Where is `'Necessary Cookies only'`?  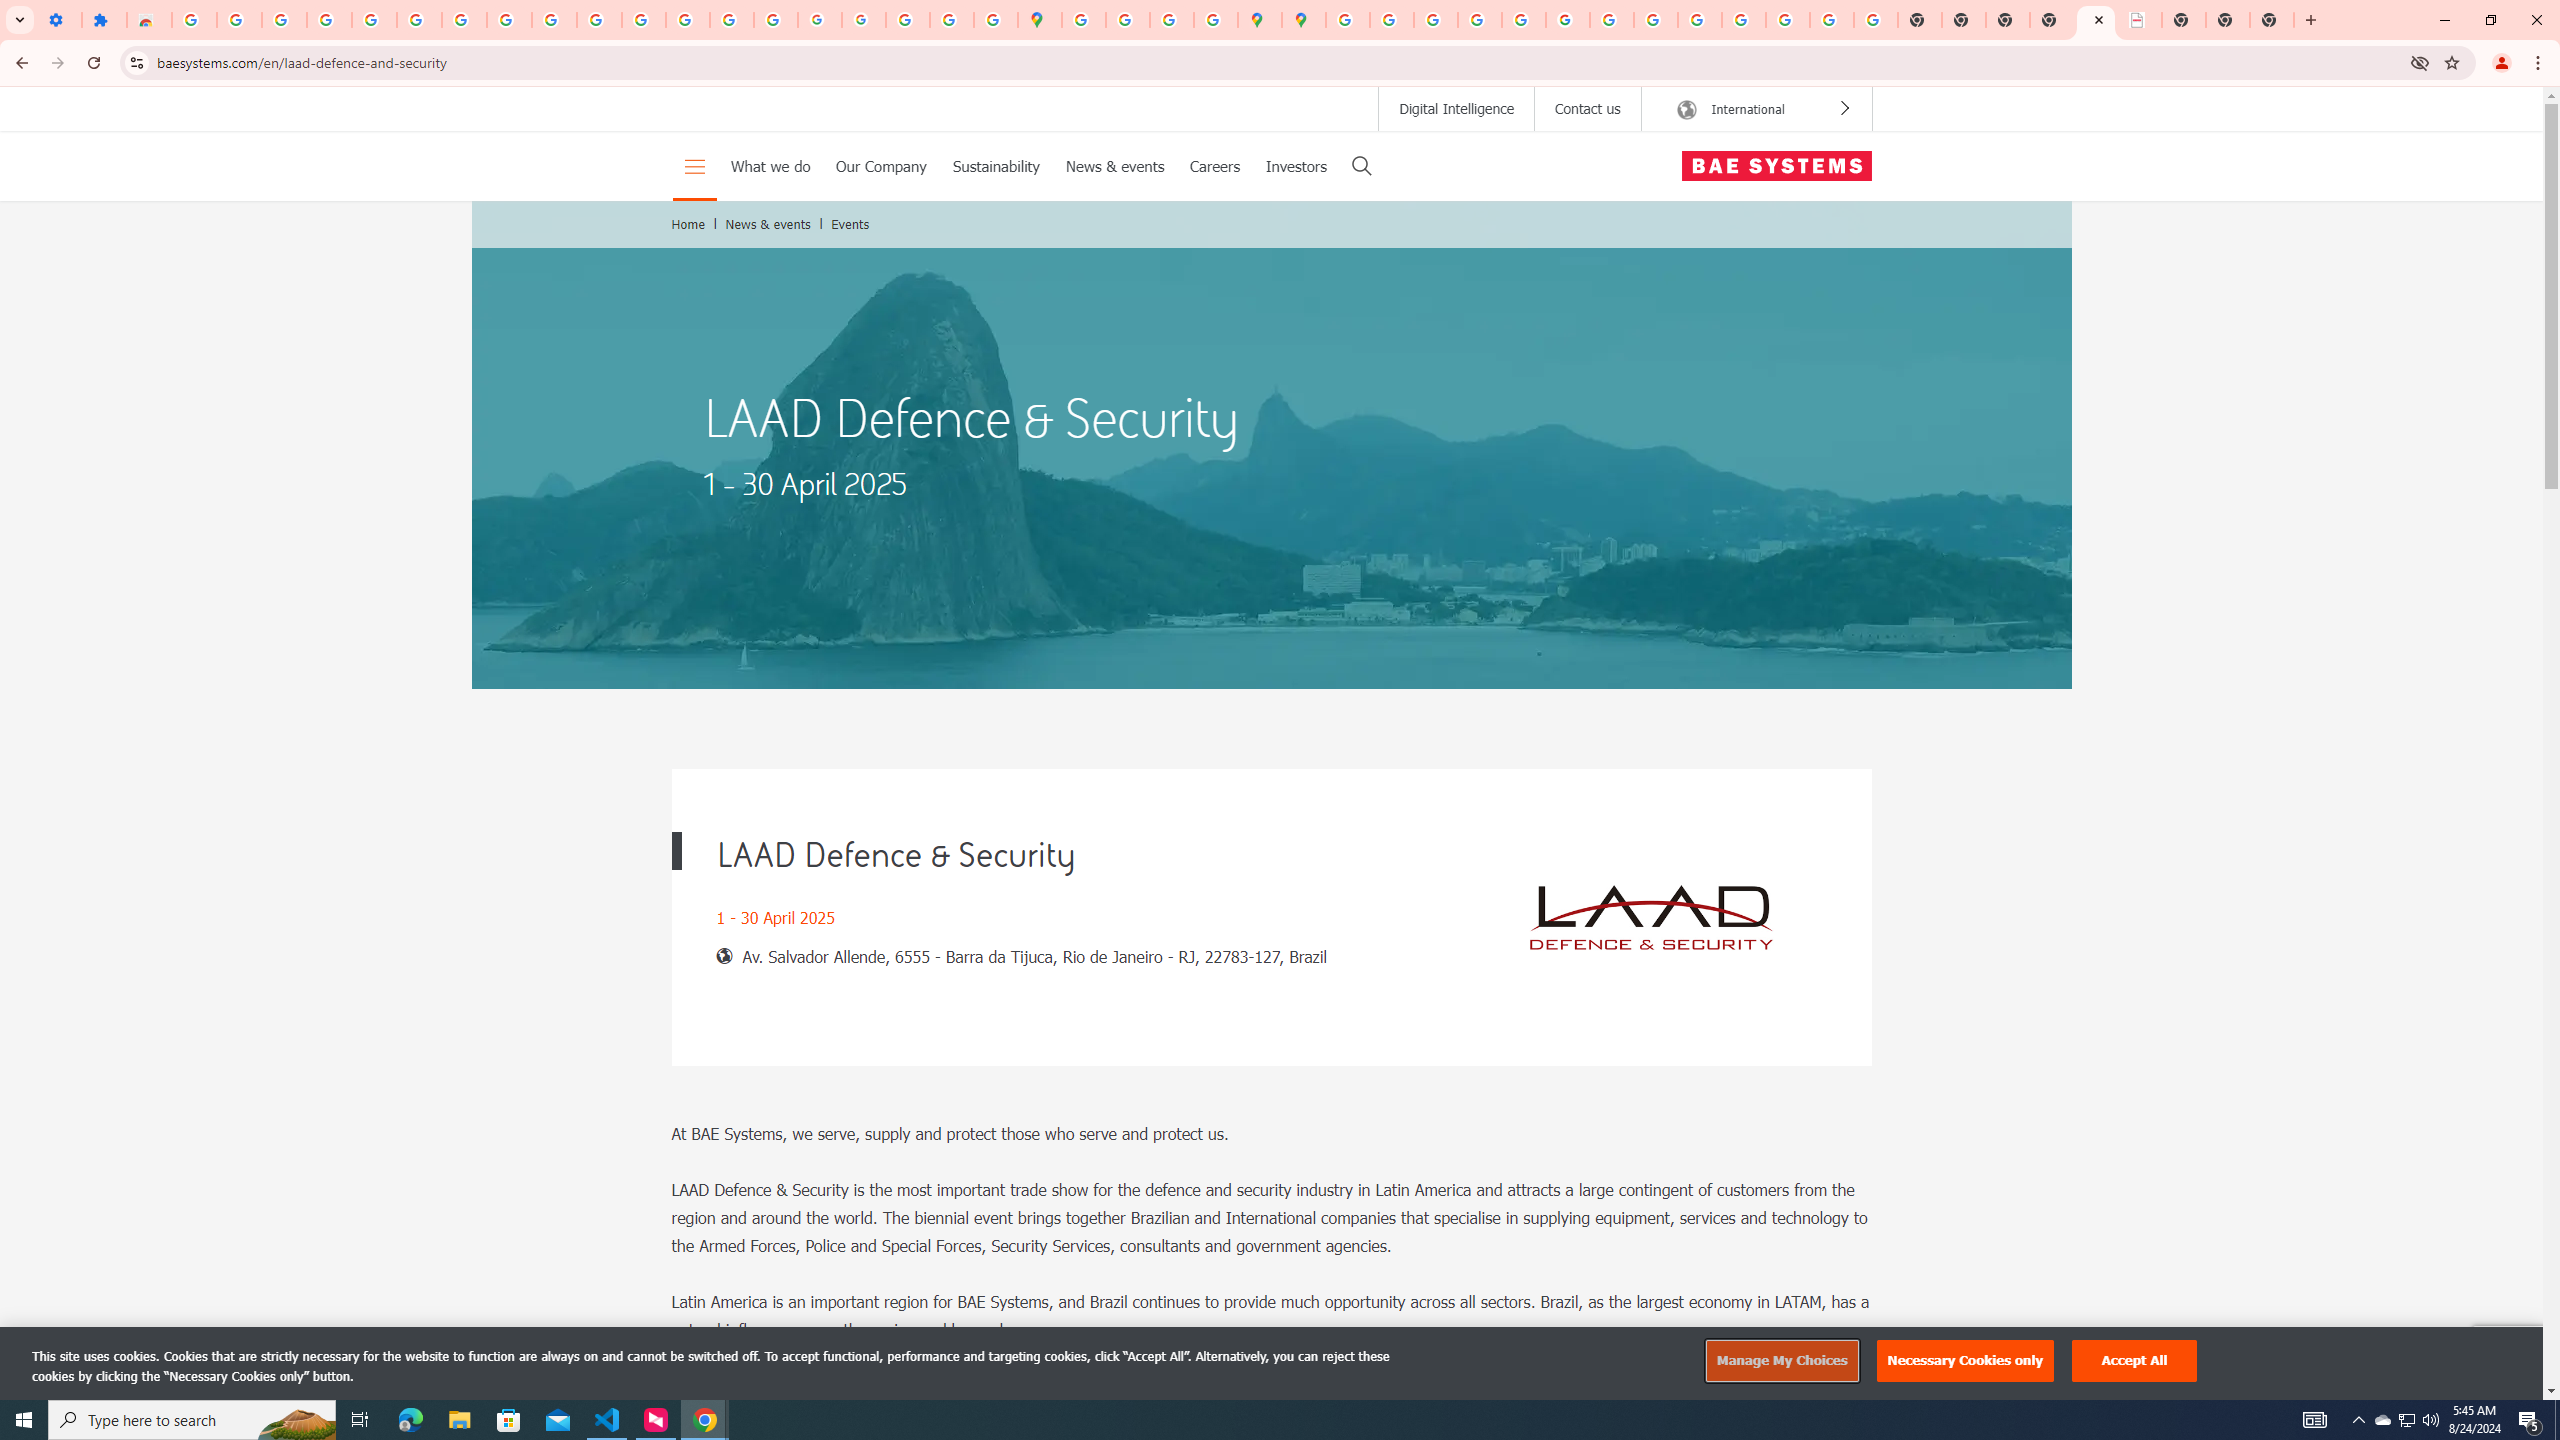
'Necessary Cookies only' is located at coordinates (1965, 1360).